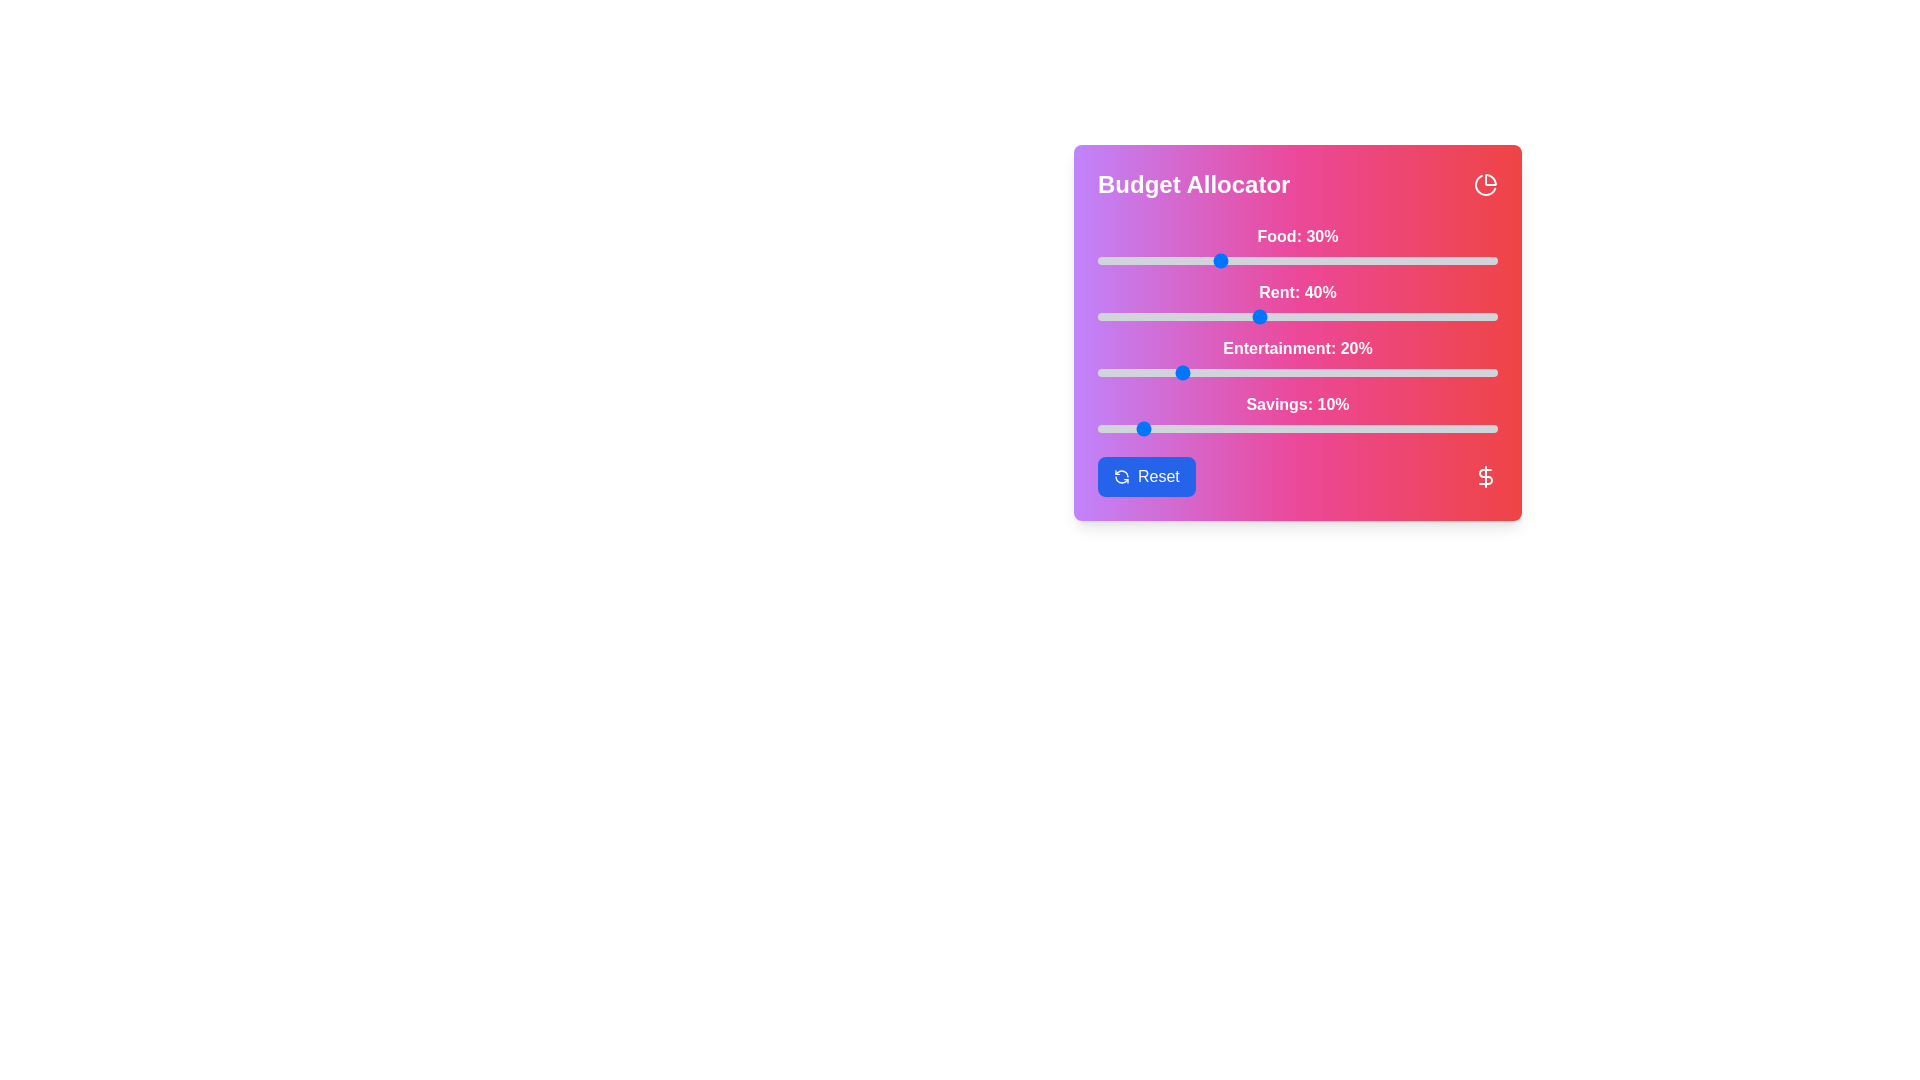 Image resolution: width=1920 pixels, height=1080 pixels. What do you see at coordinates (1261, 315) in the screenshot?
I see `the rent allocation` at bounding box center [1261, 315].